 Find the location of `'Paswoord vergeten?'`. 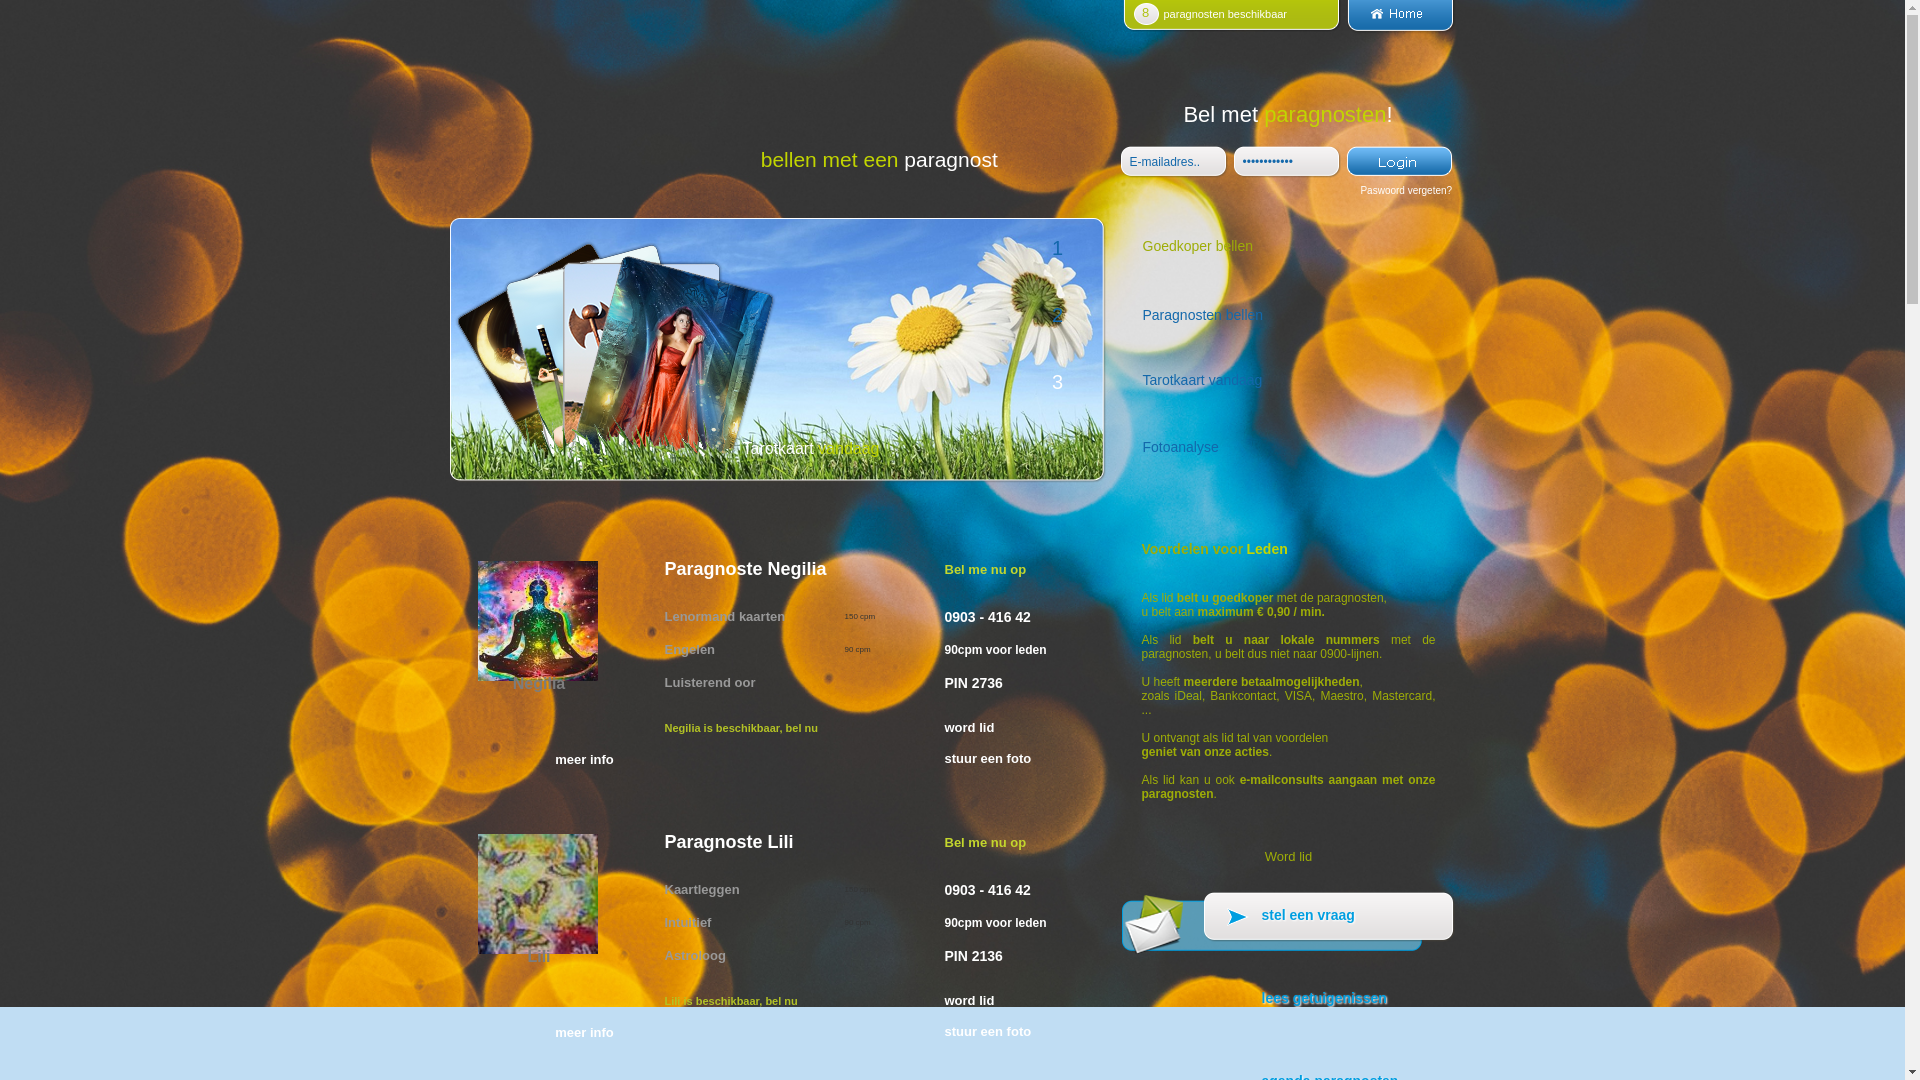

'Paswoord vergeten?' is located at coordinates (1405, 190).